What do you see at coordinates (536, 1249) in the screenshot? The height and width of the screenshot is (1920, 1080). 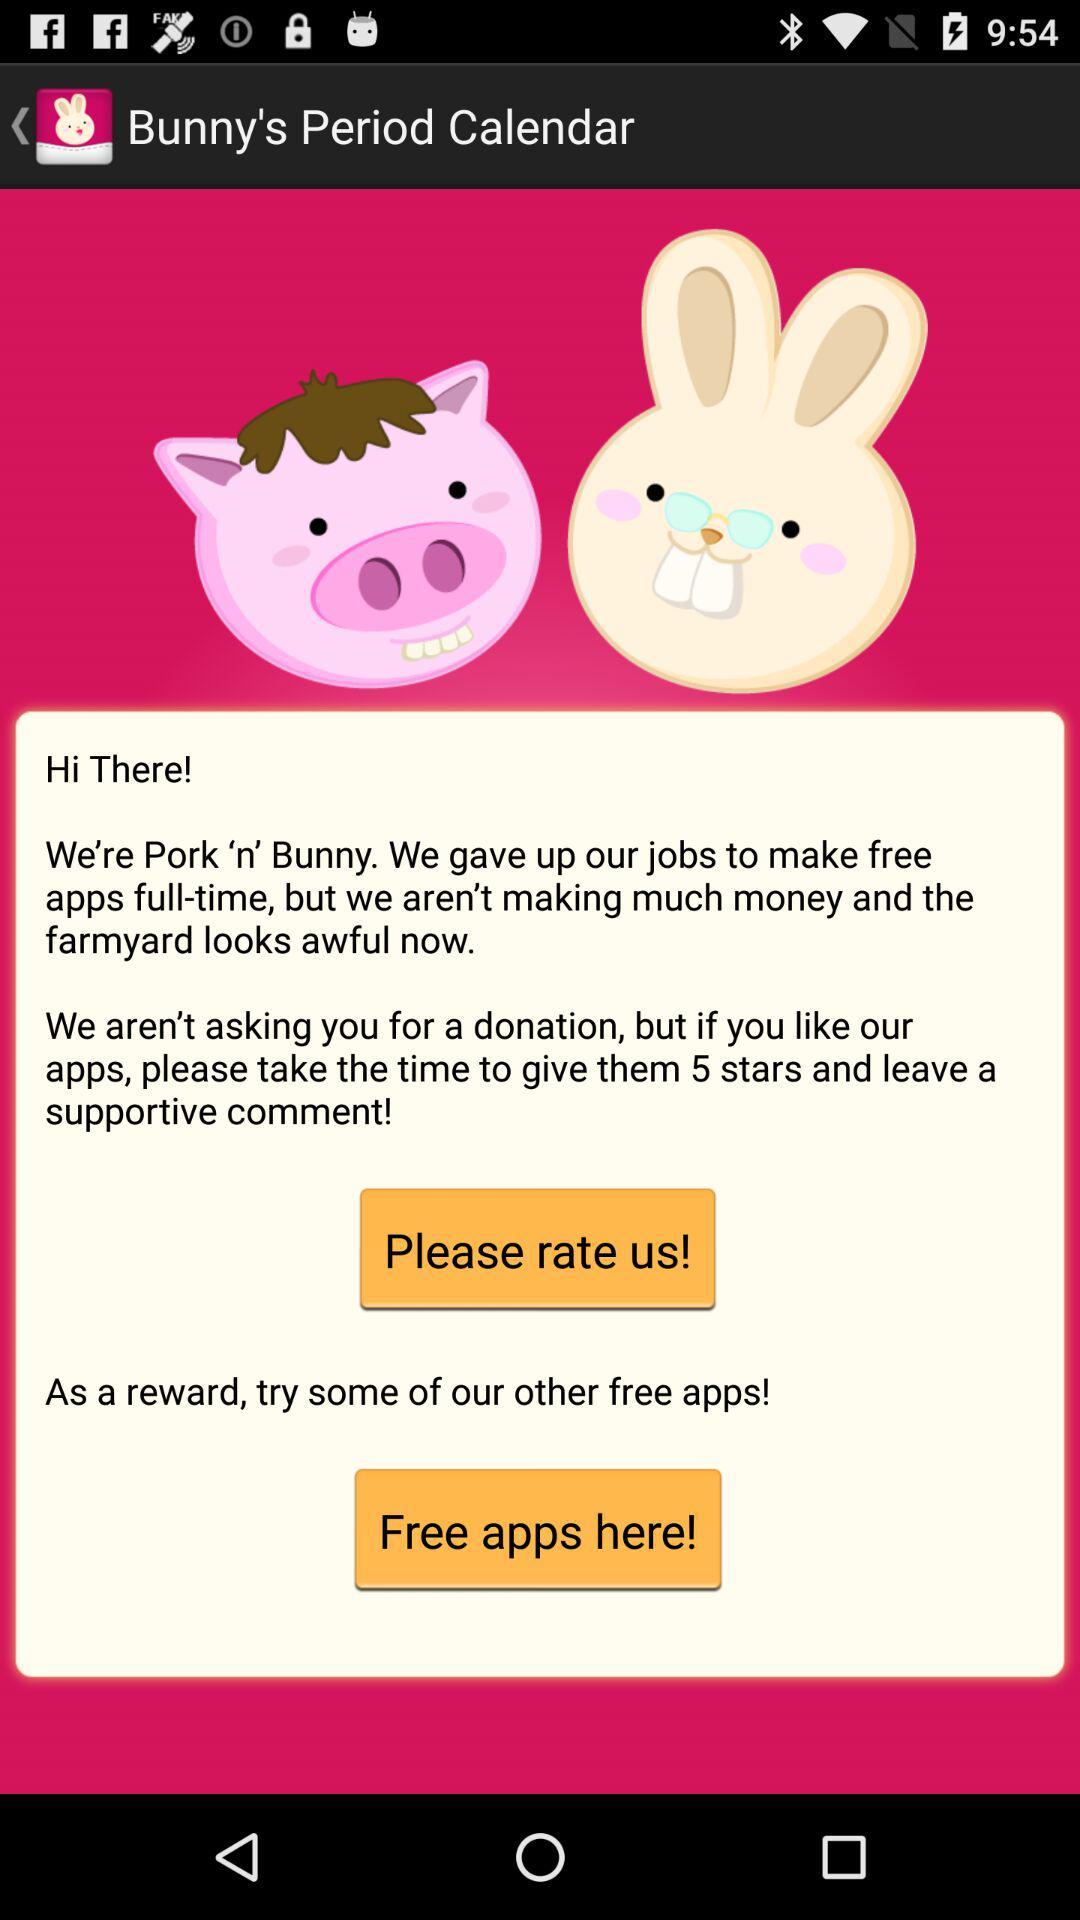 I see `please rate us! item` at bounding box center [536, 1249].